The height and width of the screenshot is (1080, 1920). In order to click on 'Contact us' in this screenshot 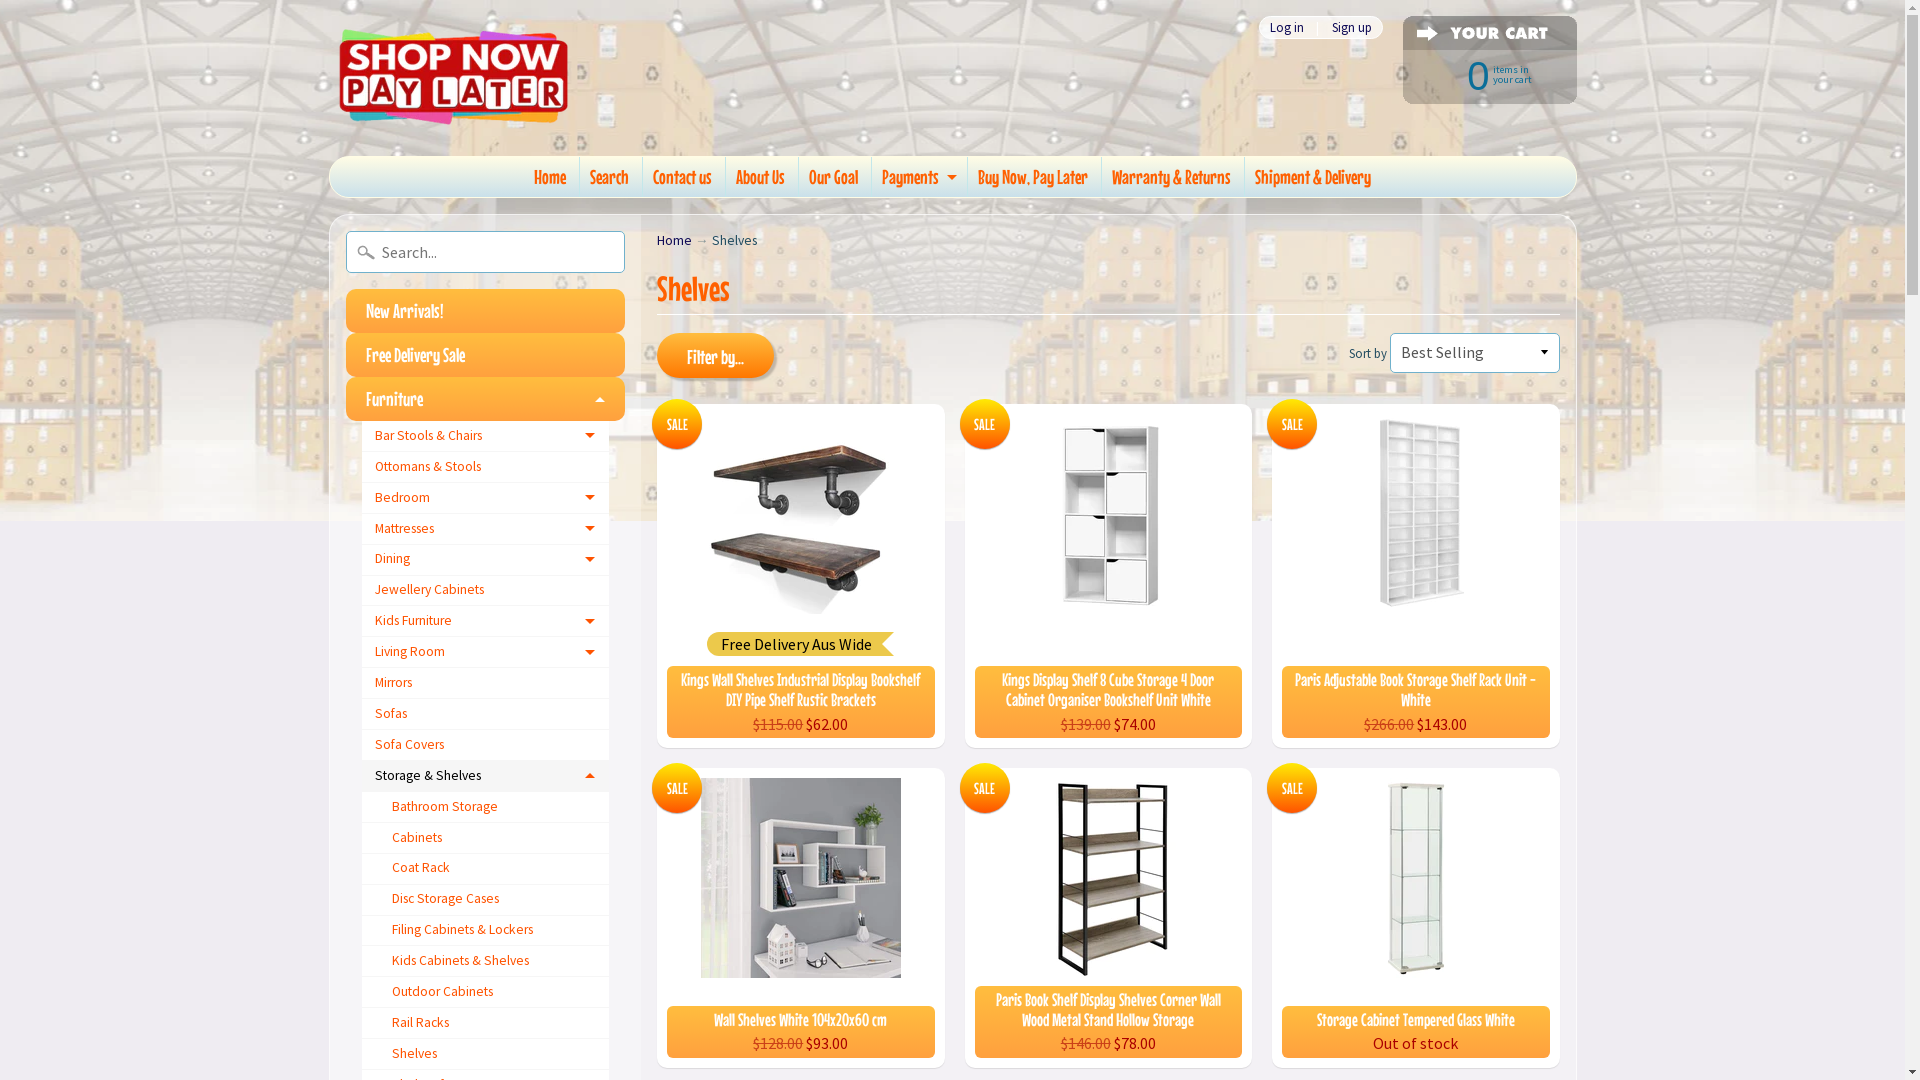, I will do `click(682, 176)`.